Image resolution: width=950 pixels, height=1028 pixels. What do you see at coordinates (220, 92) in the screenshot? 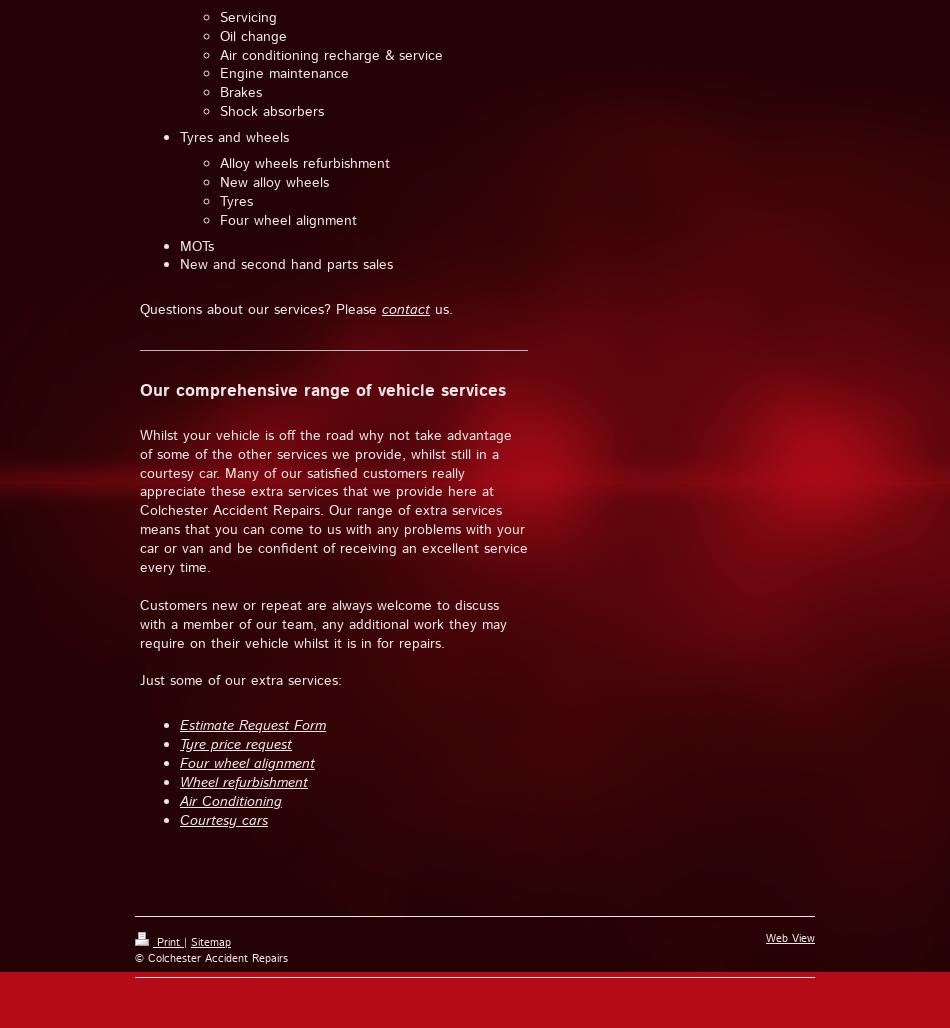
I see `'Brakes'` at bounding box center [220, 92].